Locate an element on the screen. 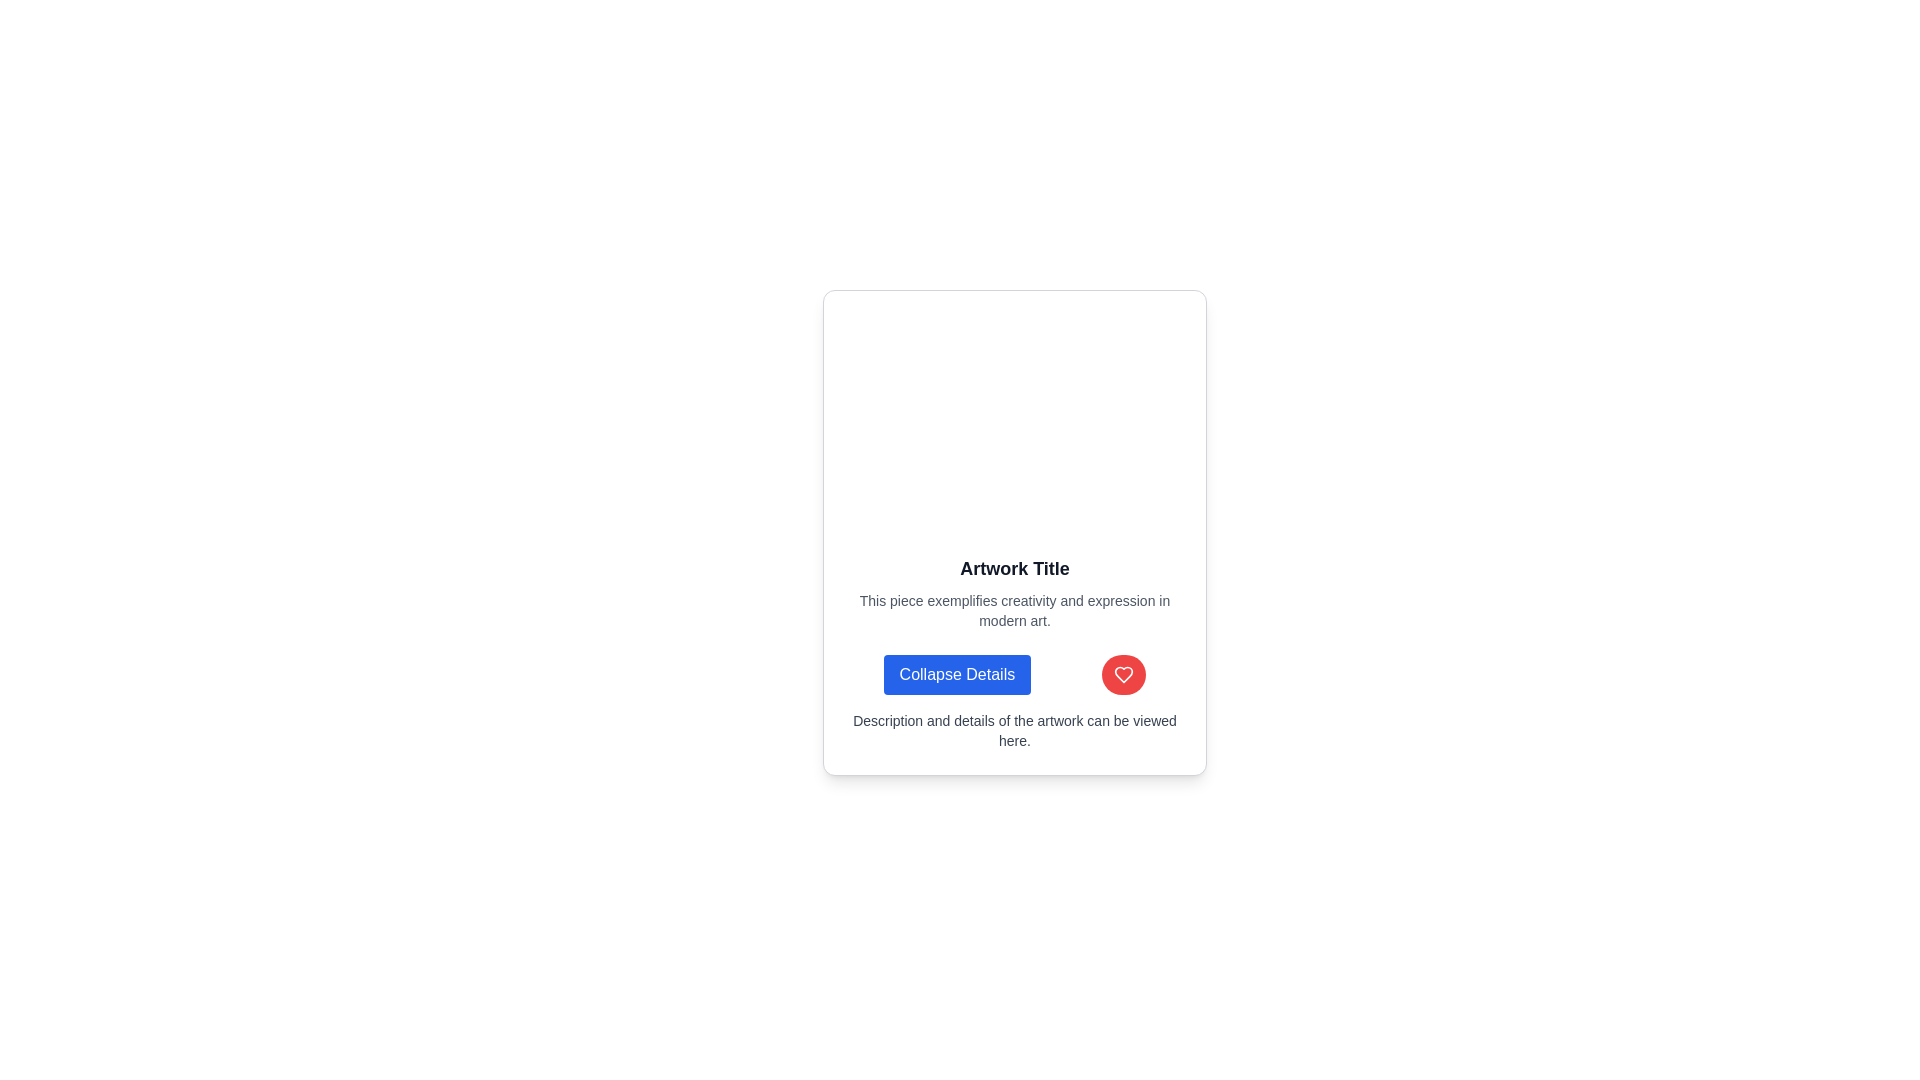 This screenshot has height=1080, width=1920. the supplementary descriptive text located directly below the 'Artwork Title' header, which provides context about the artwork is located at coordinates (1014, 609).